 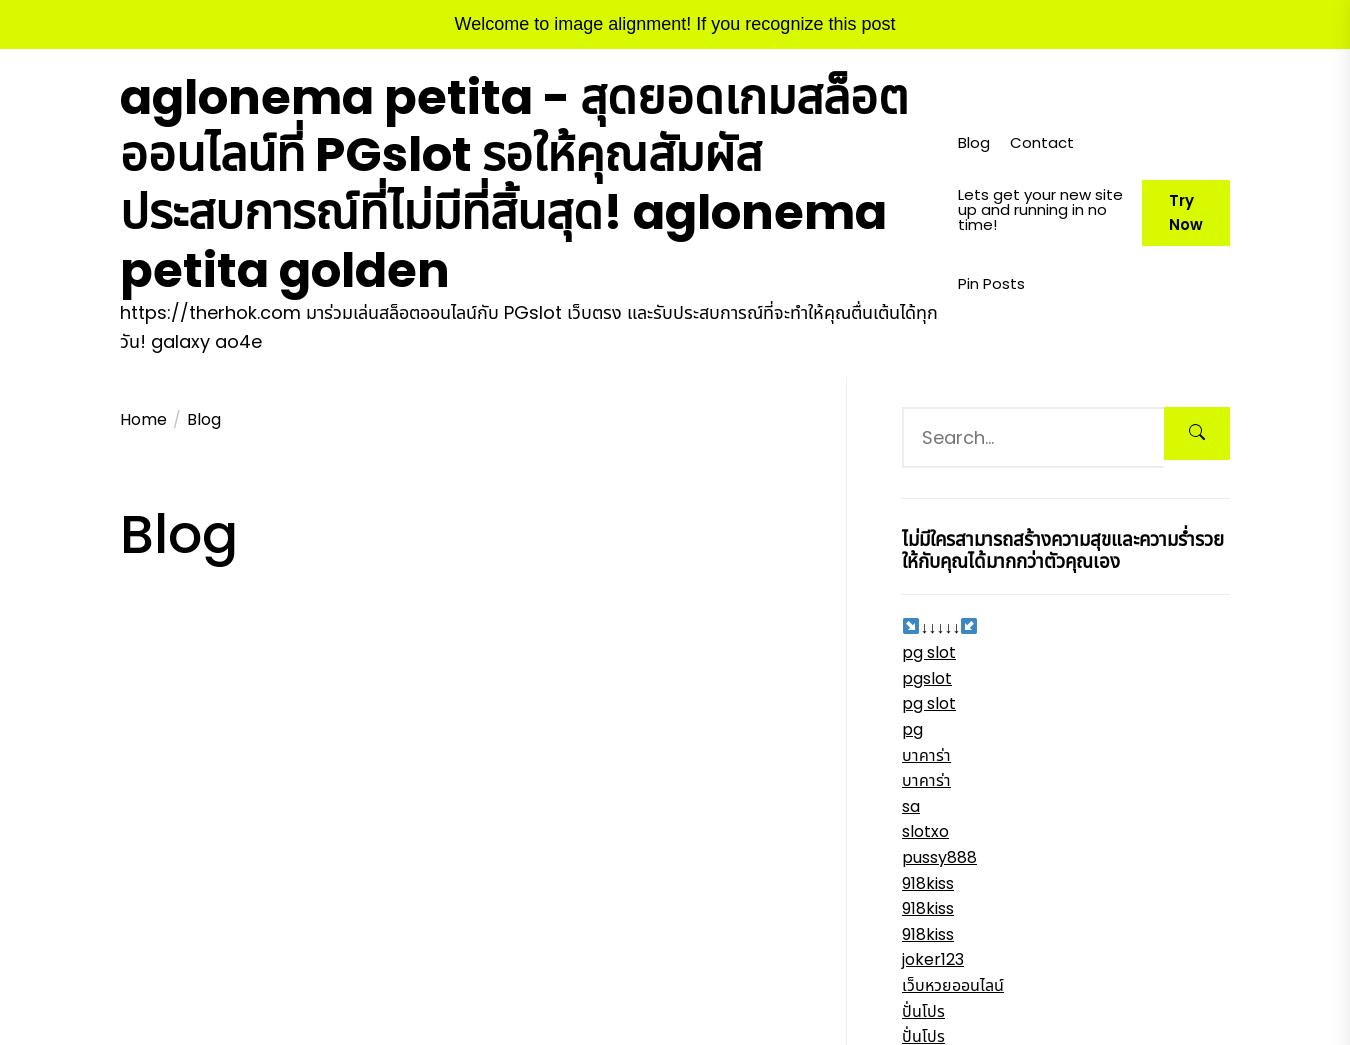 What do you see at coordinates (909, 805) in the screenshot?
I see `'sa'` at bounding box center [909, 805].